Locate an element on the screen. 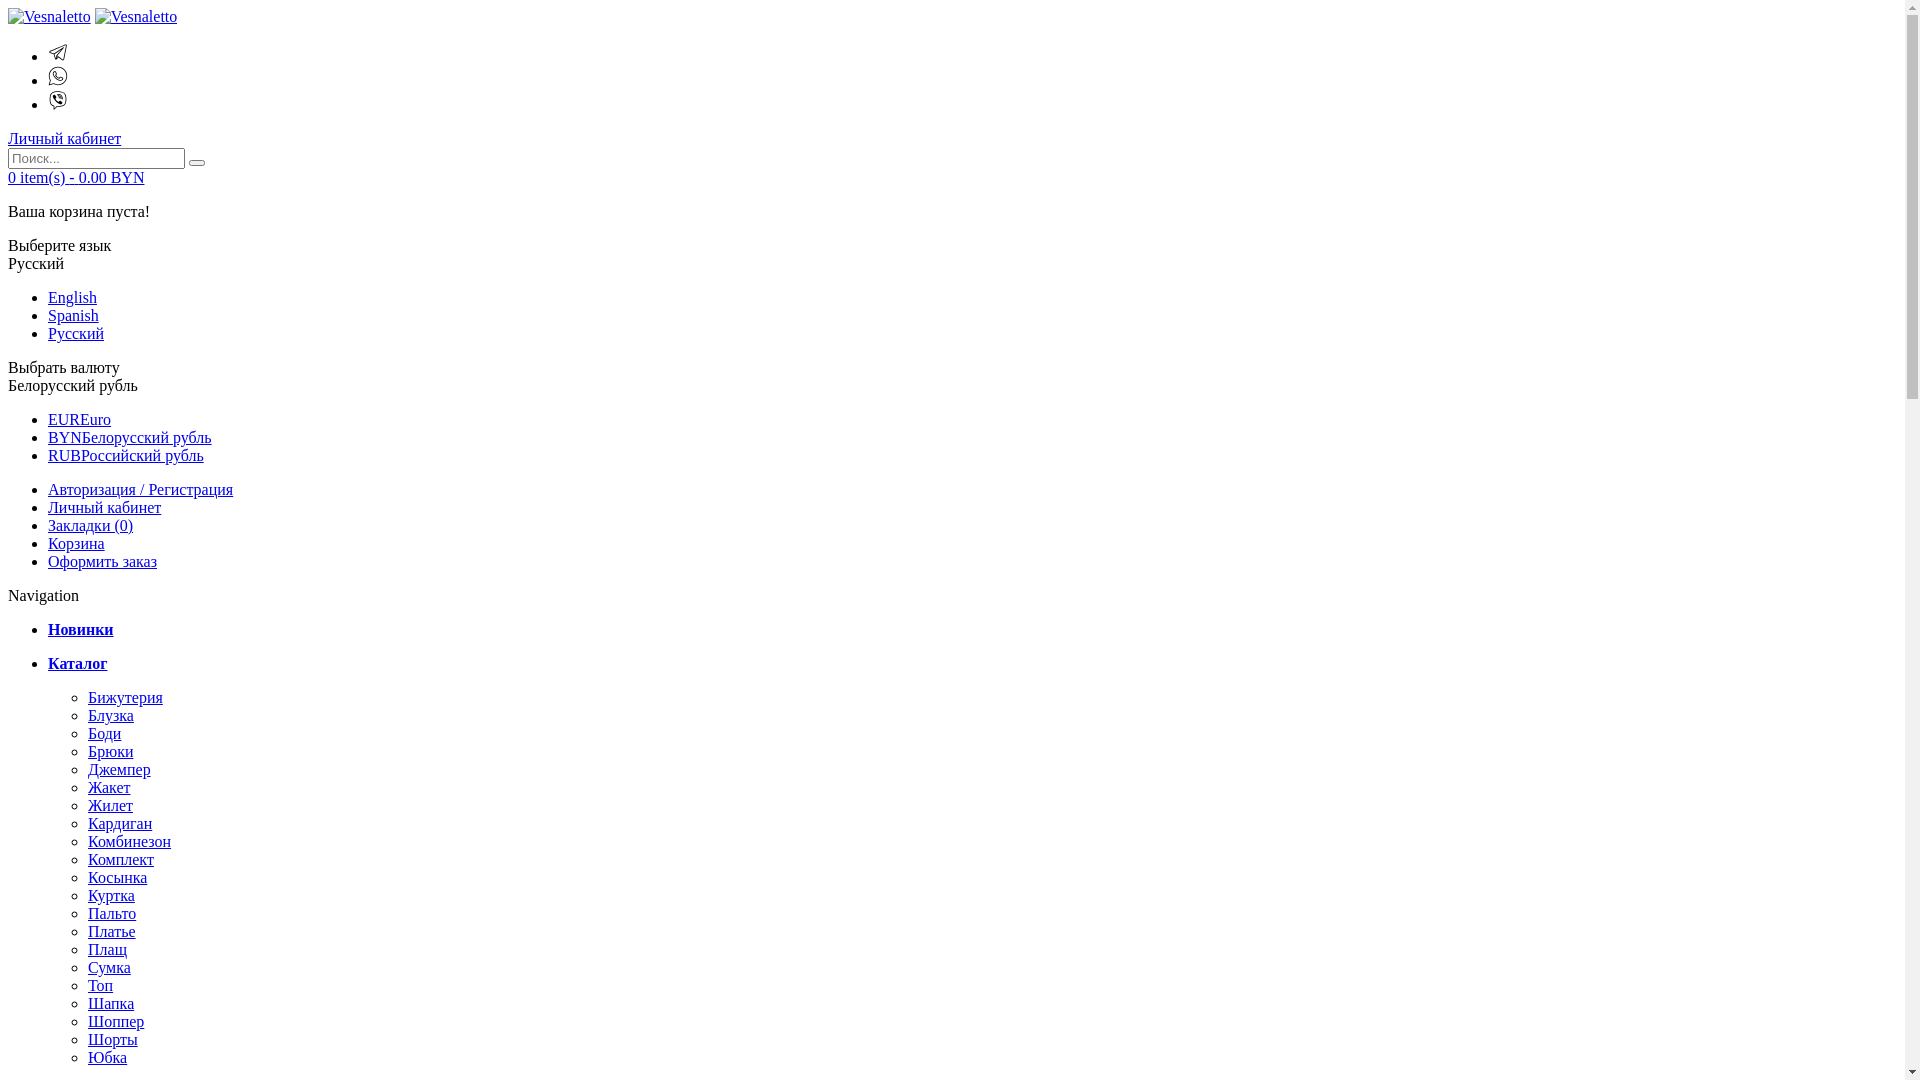 The width and height of the screenshot is (1920, 1080). 'English' is located at coordinates (72, 297).